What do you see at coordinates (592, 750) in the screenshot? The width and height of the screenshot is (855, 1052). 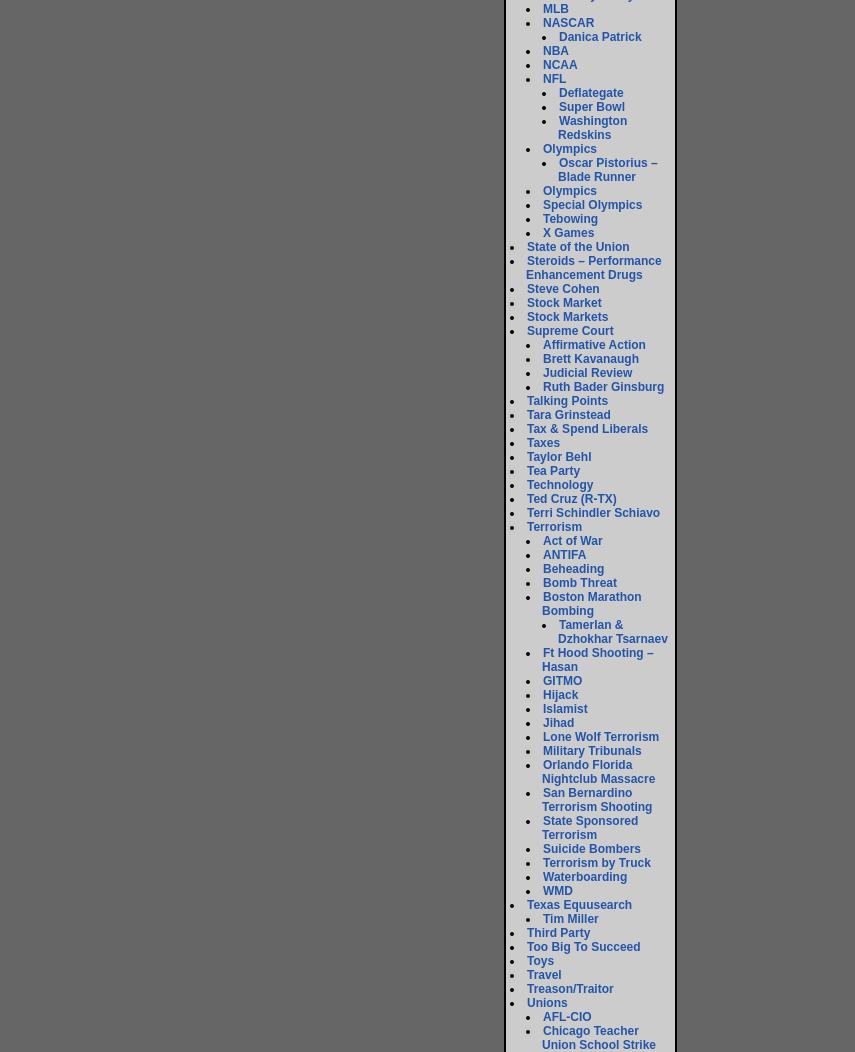 I see `'Military Tribunals'` at bounding box center [592, 750].